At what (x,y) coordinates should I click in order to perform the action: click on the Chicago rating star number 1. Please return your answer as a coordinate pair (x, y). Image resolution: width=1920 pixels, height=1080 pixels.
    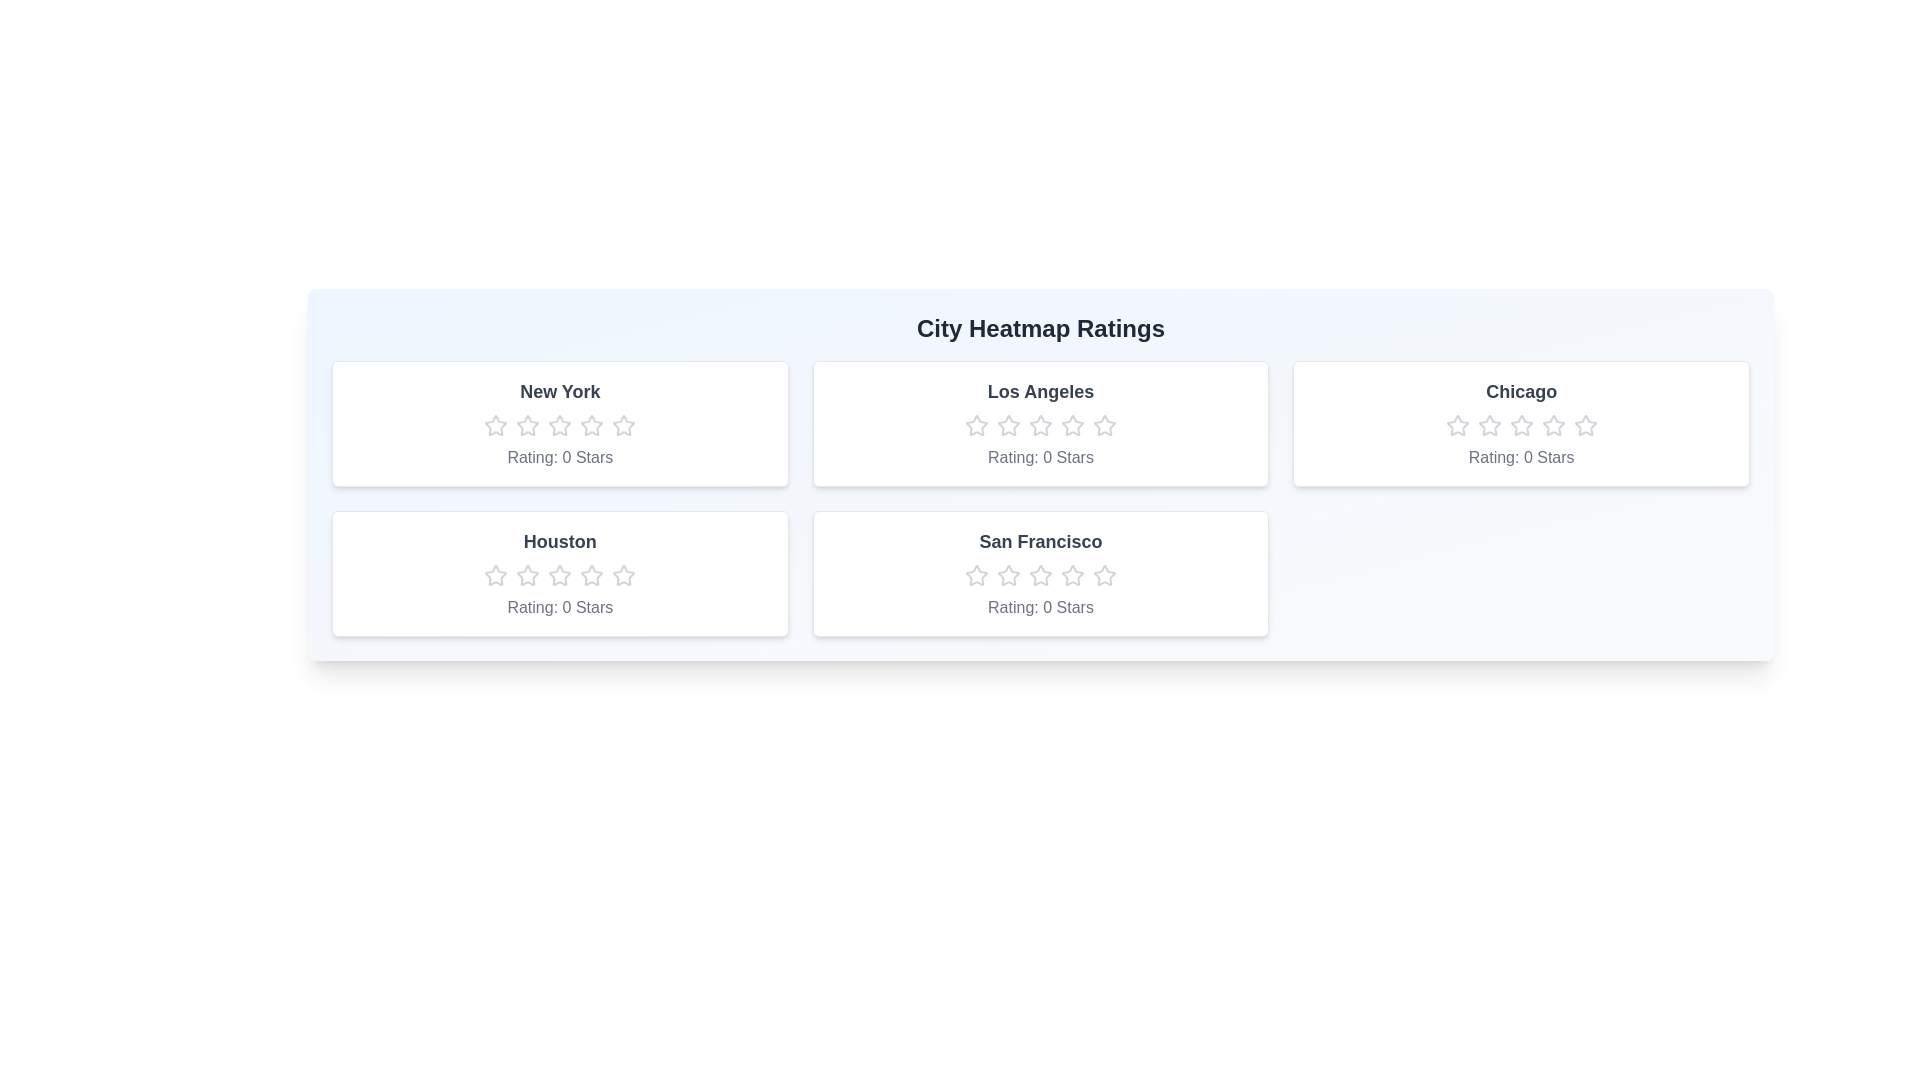
    Looking at the image, I should click on (1457, 424).